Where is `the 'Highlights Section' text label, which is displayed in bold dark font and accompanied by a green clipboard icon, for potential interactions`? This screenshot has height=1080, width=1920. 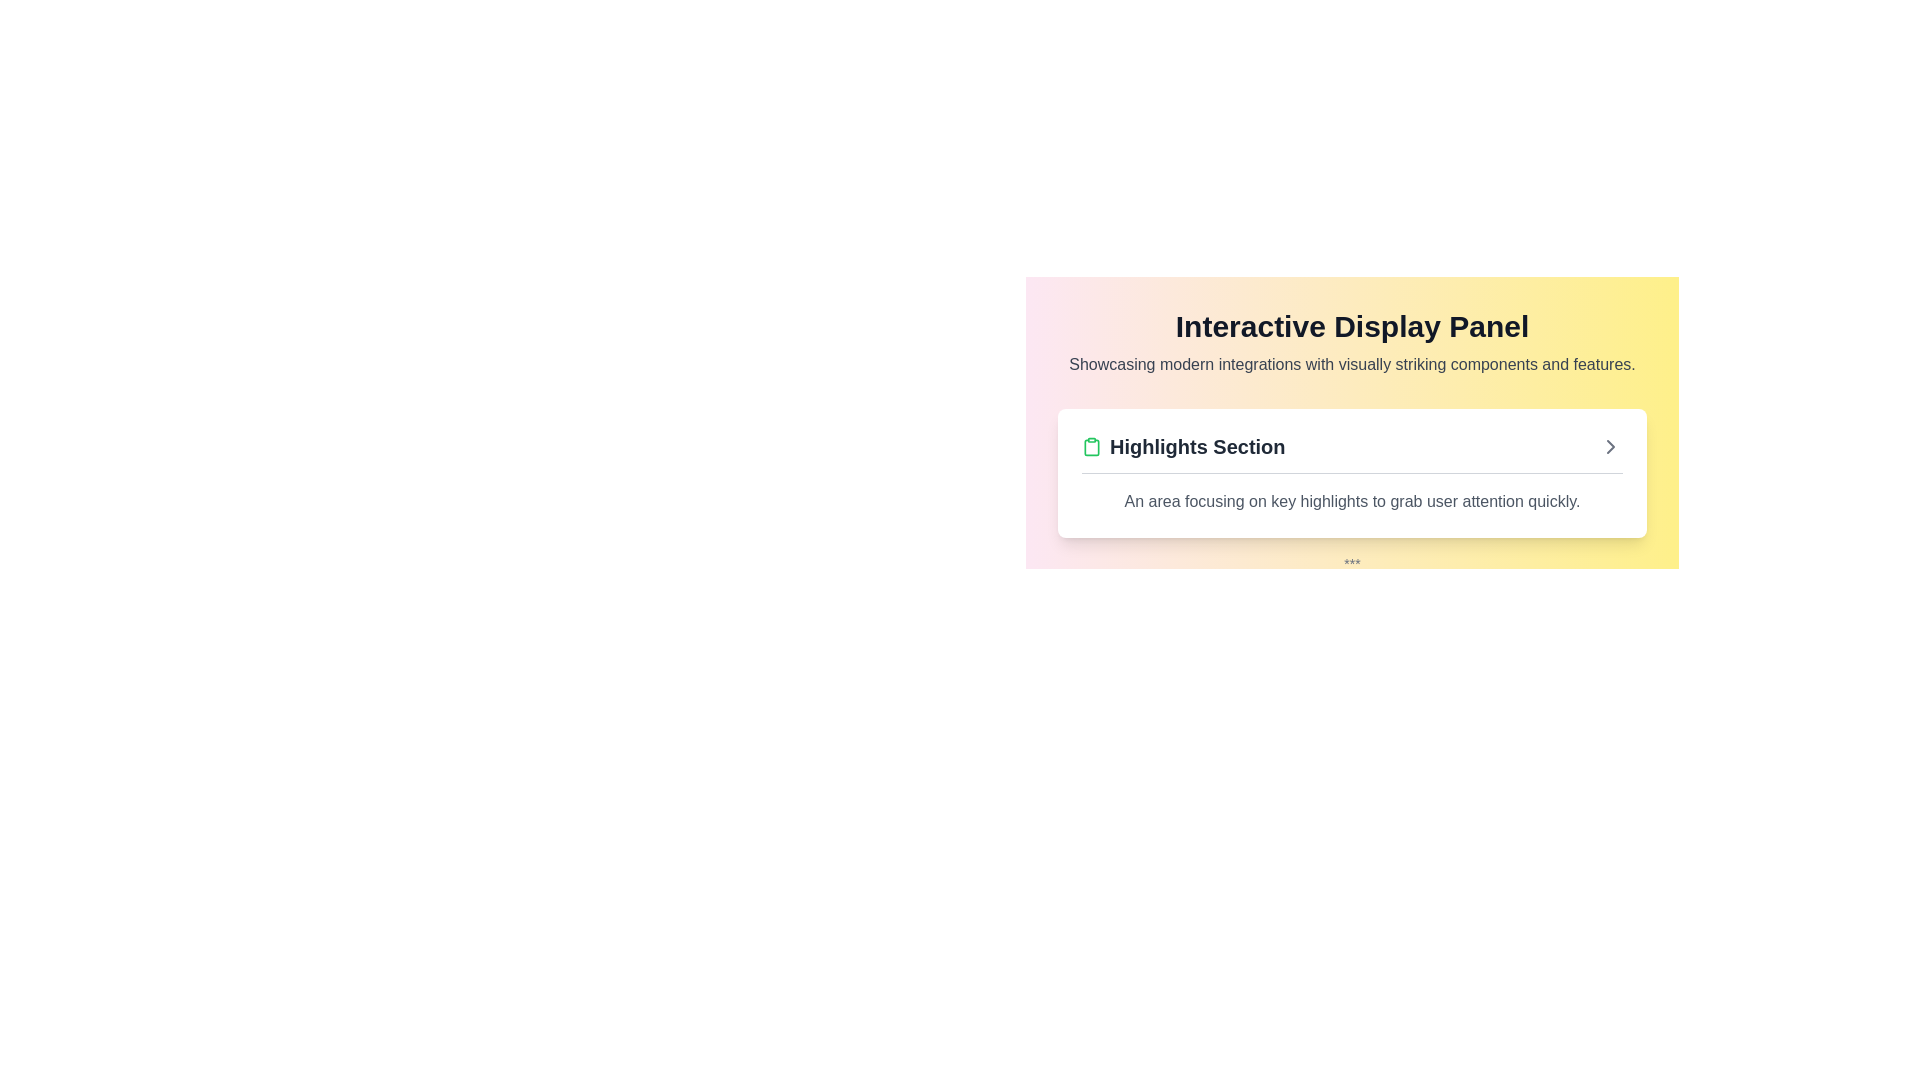 the 'Highlights Section' text label, which is displayed in bold dark font and accompanied by a green clipboard icon, for potential interactions is located at coordinates (1183, 446).